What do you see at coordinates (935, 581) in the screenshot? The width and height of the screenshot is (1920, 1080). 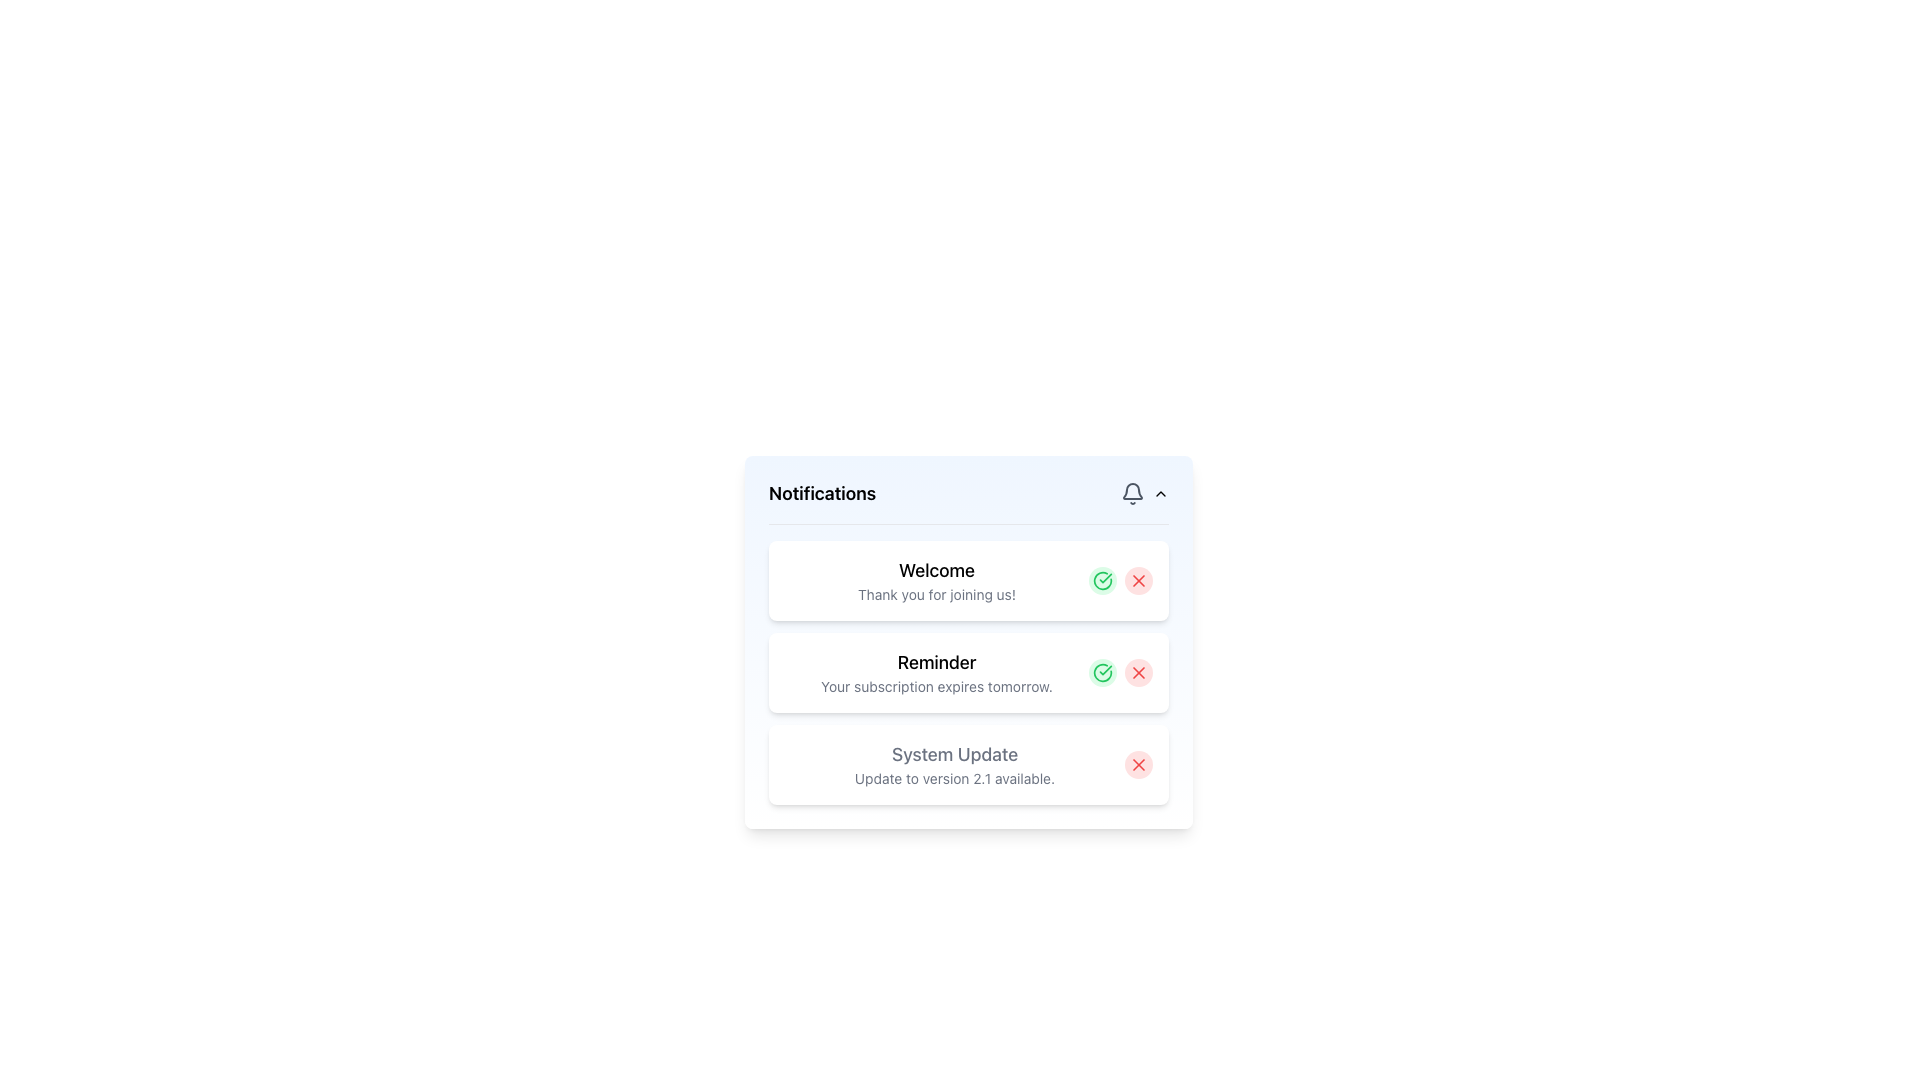 I see `the static text block that serves as a welcoming message, positioned below the 'Notifications' header and above the 'Reminder' notification` at bounding box center [935, 581].